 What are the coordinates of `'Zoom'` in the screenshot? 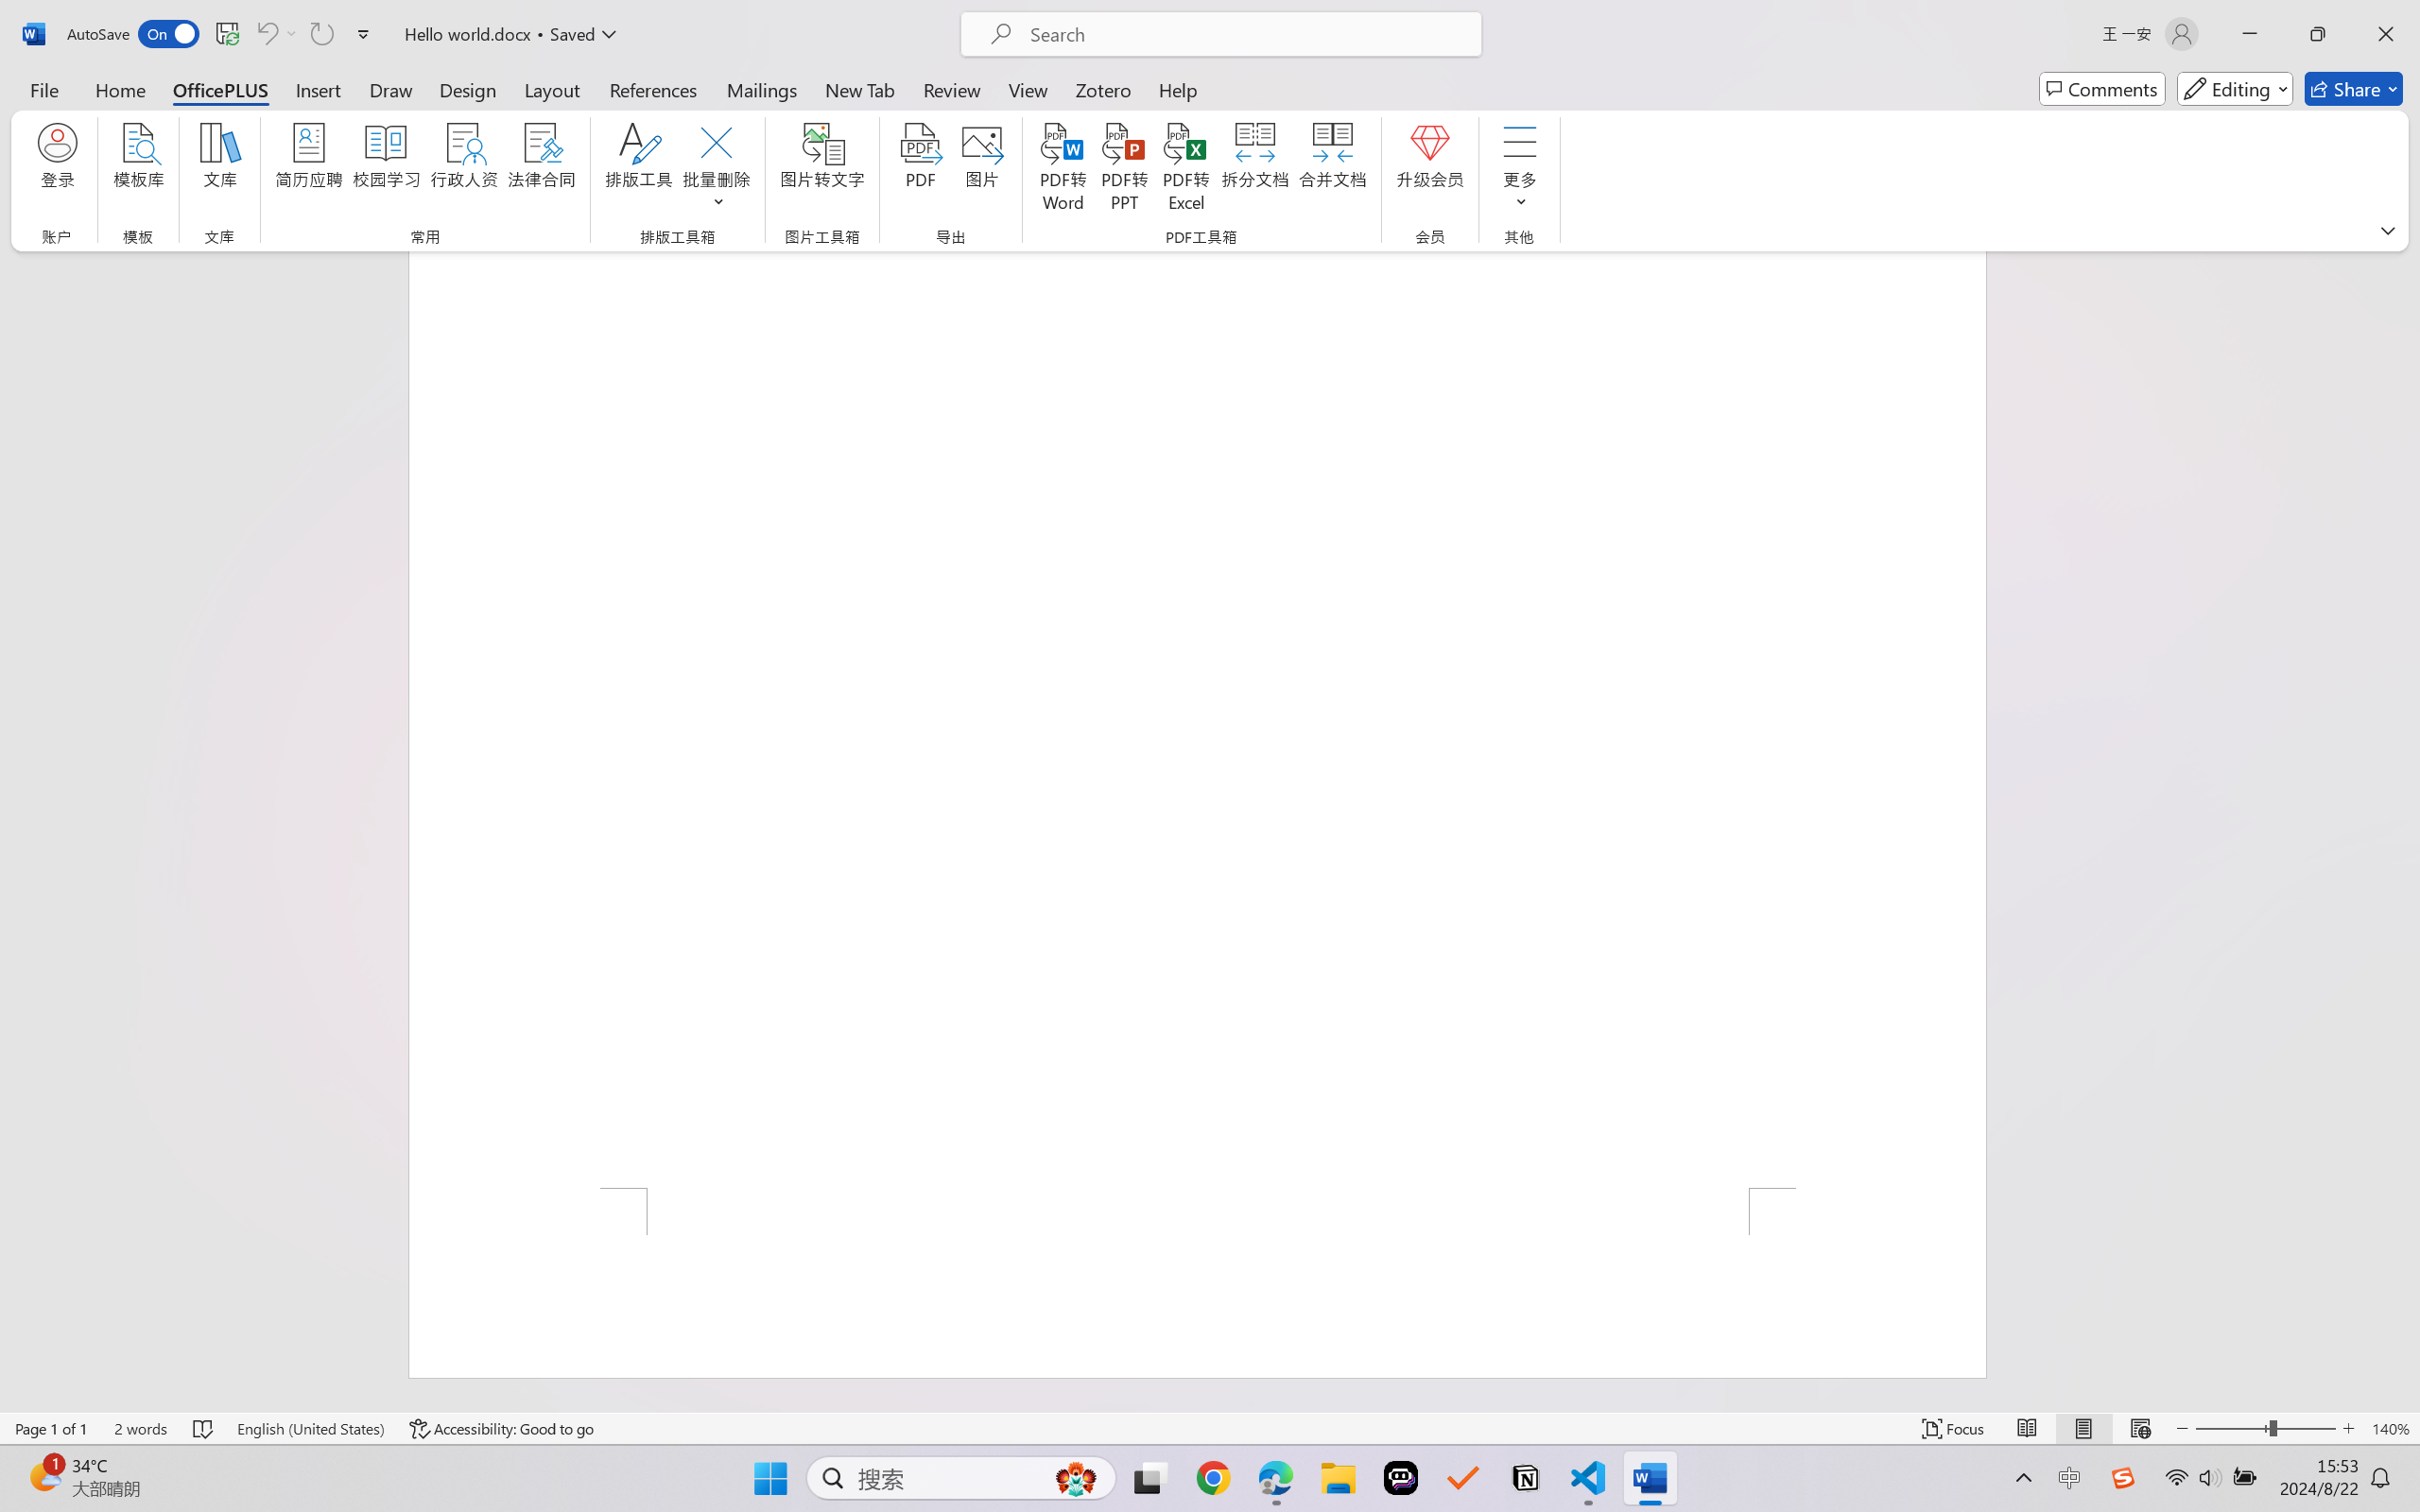 It's located at (2266, 1428).